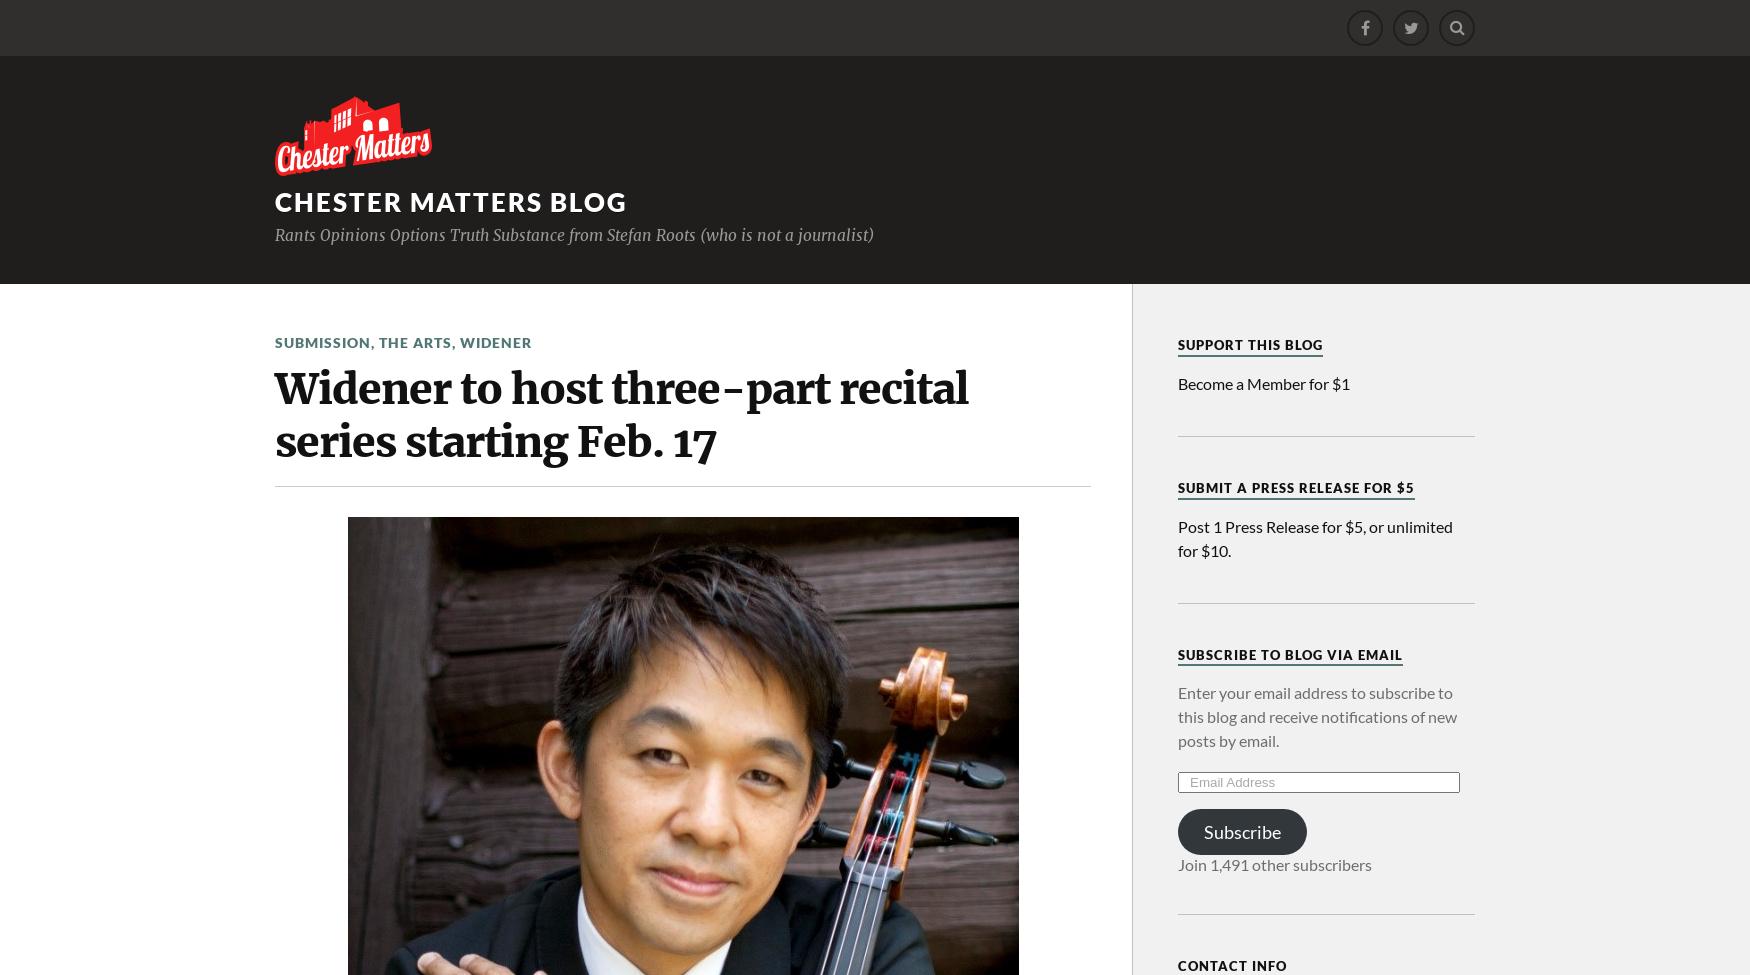 Image resolution: width=1750 pixels, height=975 pixels. Describe the element at coordinates (451, 202) in the screenshot. I see `'Chester Matters Blog'` at that location.